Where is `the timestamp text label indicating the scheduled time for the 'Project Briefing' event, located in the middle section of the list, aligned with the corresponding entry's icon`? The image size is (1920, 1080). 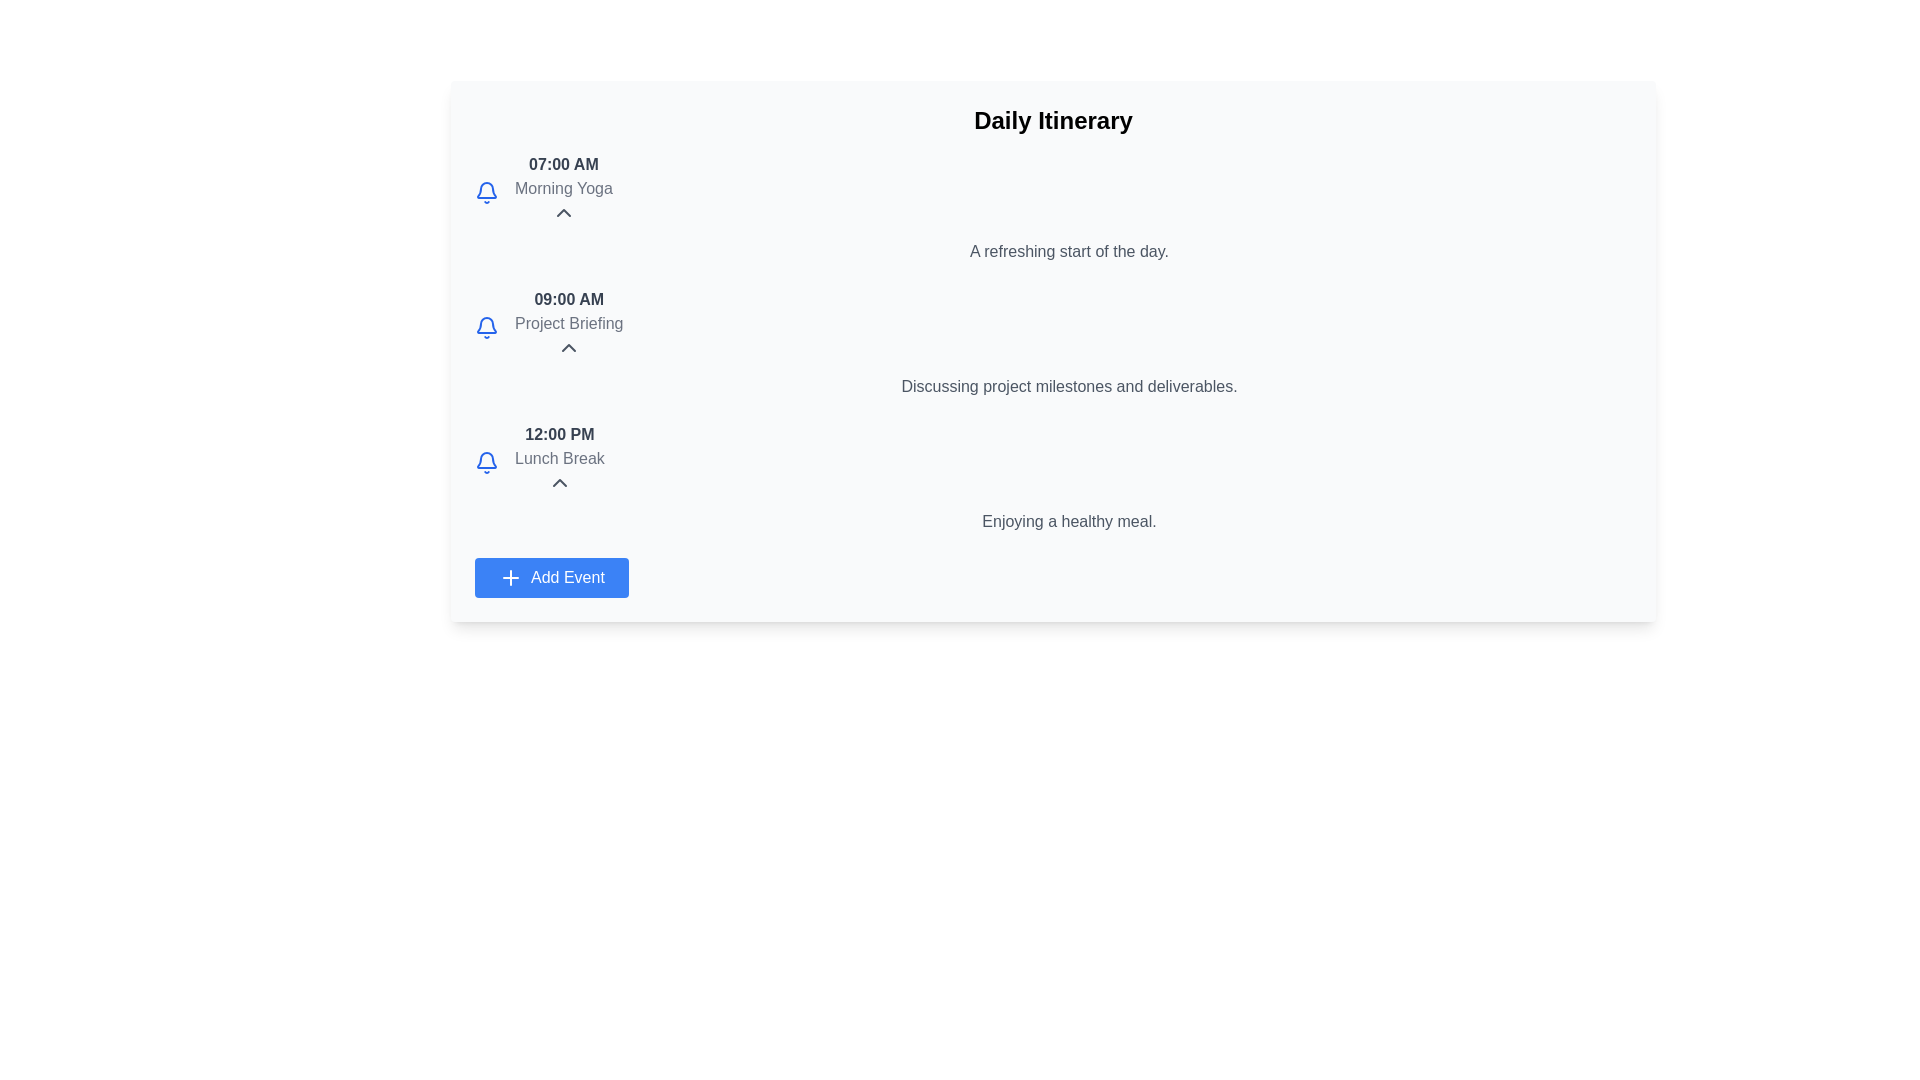
the timestamp text label indicating the scheduled time for the 'Project Briefing' event, located in the middle section of the list, aligned with the corresponding entry's icon is located at coordinates (568, 300).